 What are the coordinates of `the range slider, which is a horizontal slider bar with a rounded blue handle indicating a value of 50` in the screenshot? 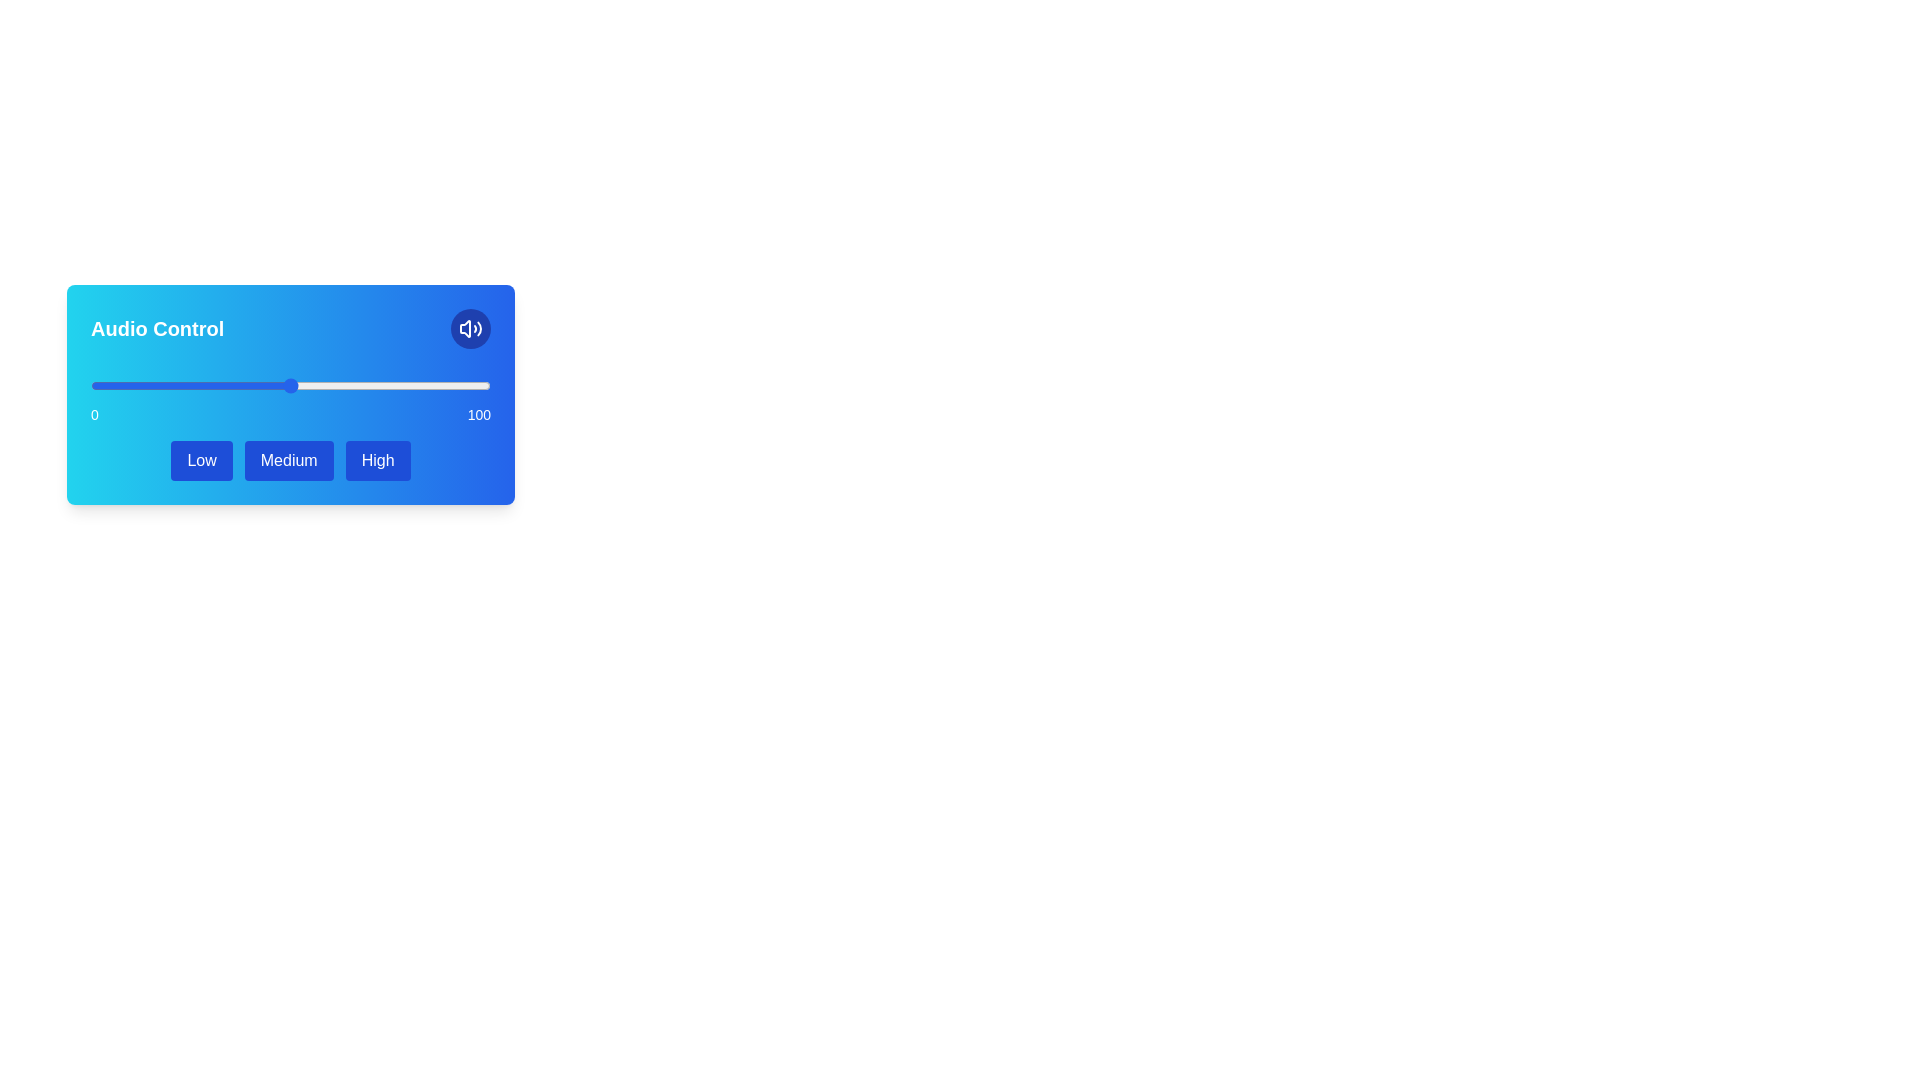 It's located at (290, 385).